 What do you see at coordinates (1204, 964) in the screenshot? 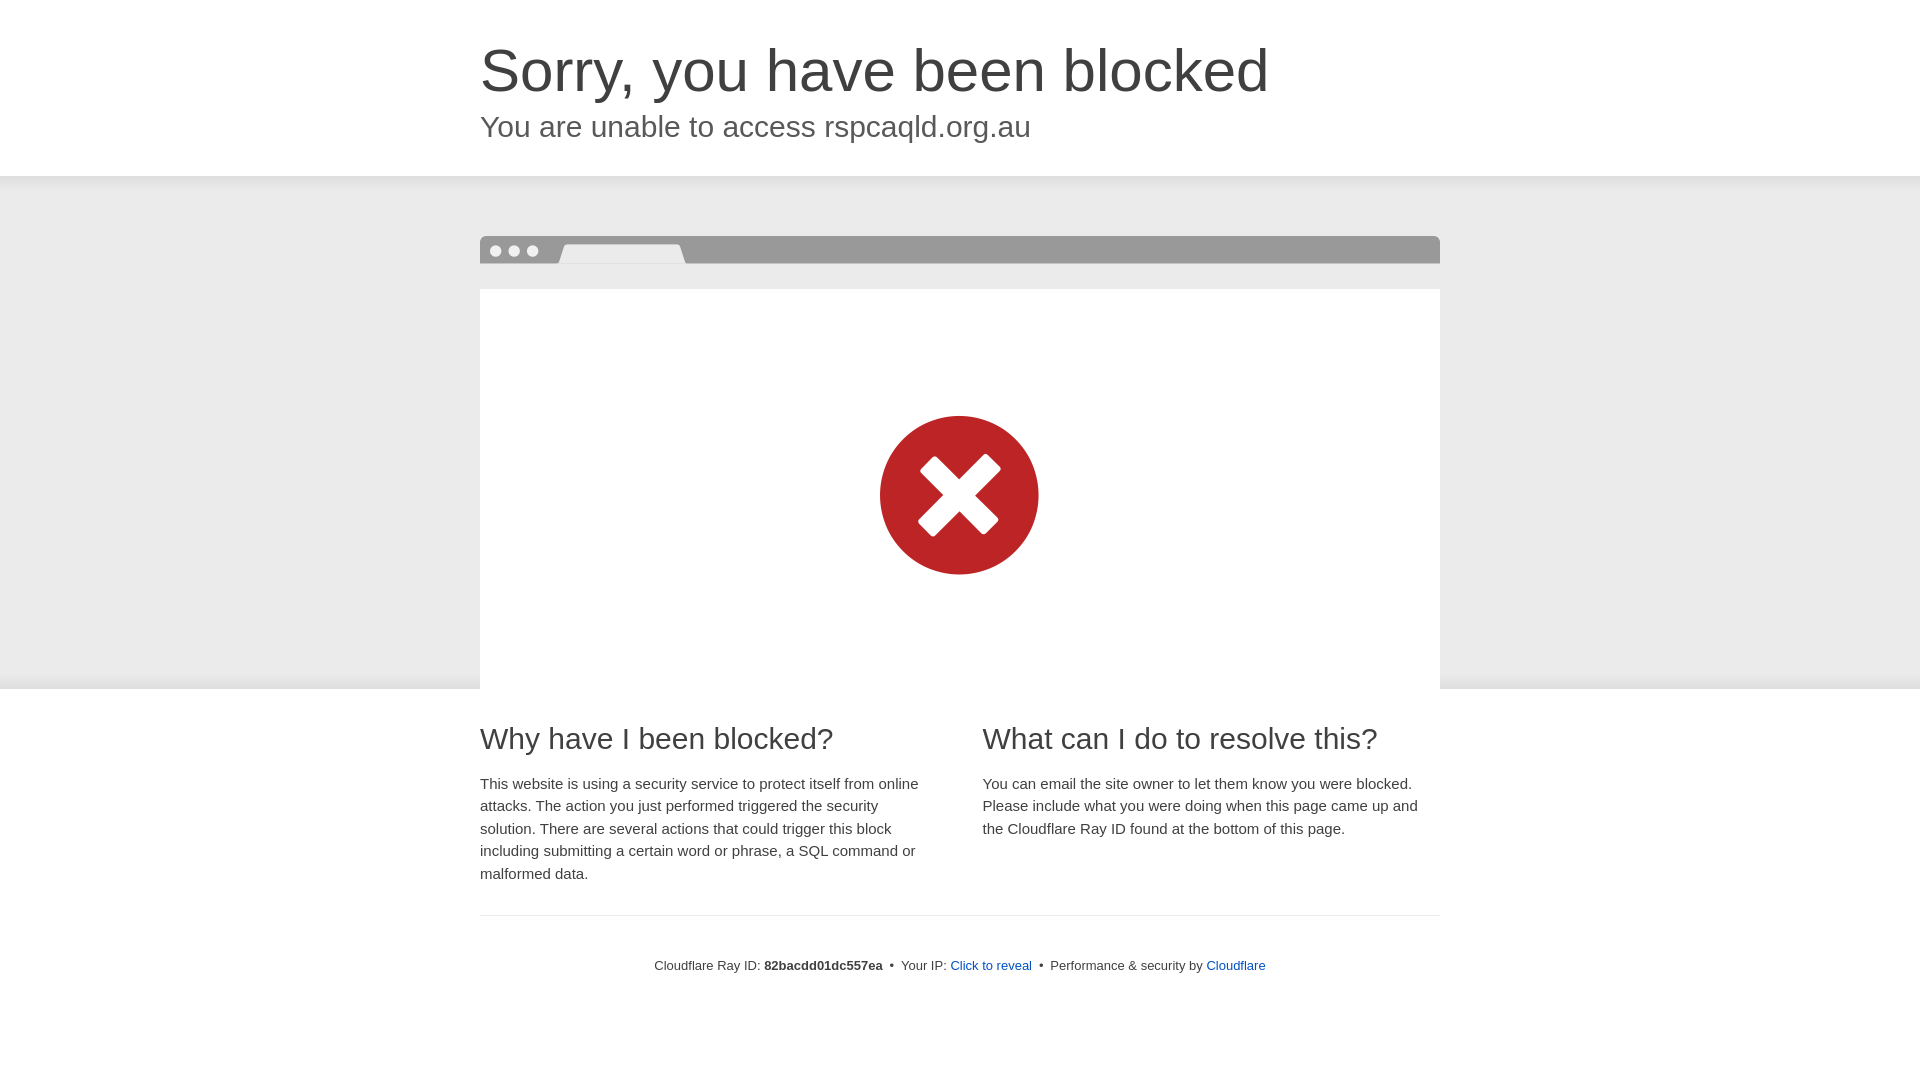
I see `'Cloudflare'` at bounding box center [1204, 964].